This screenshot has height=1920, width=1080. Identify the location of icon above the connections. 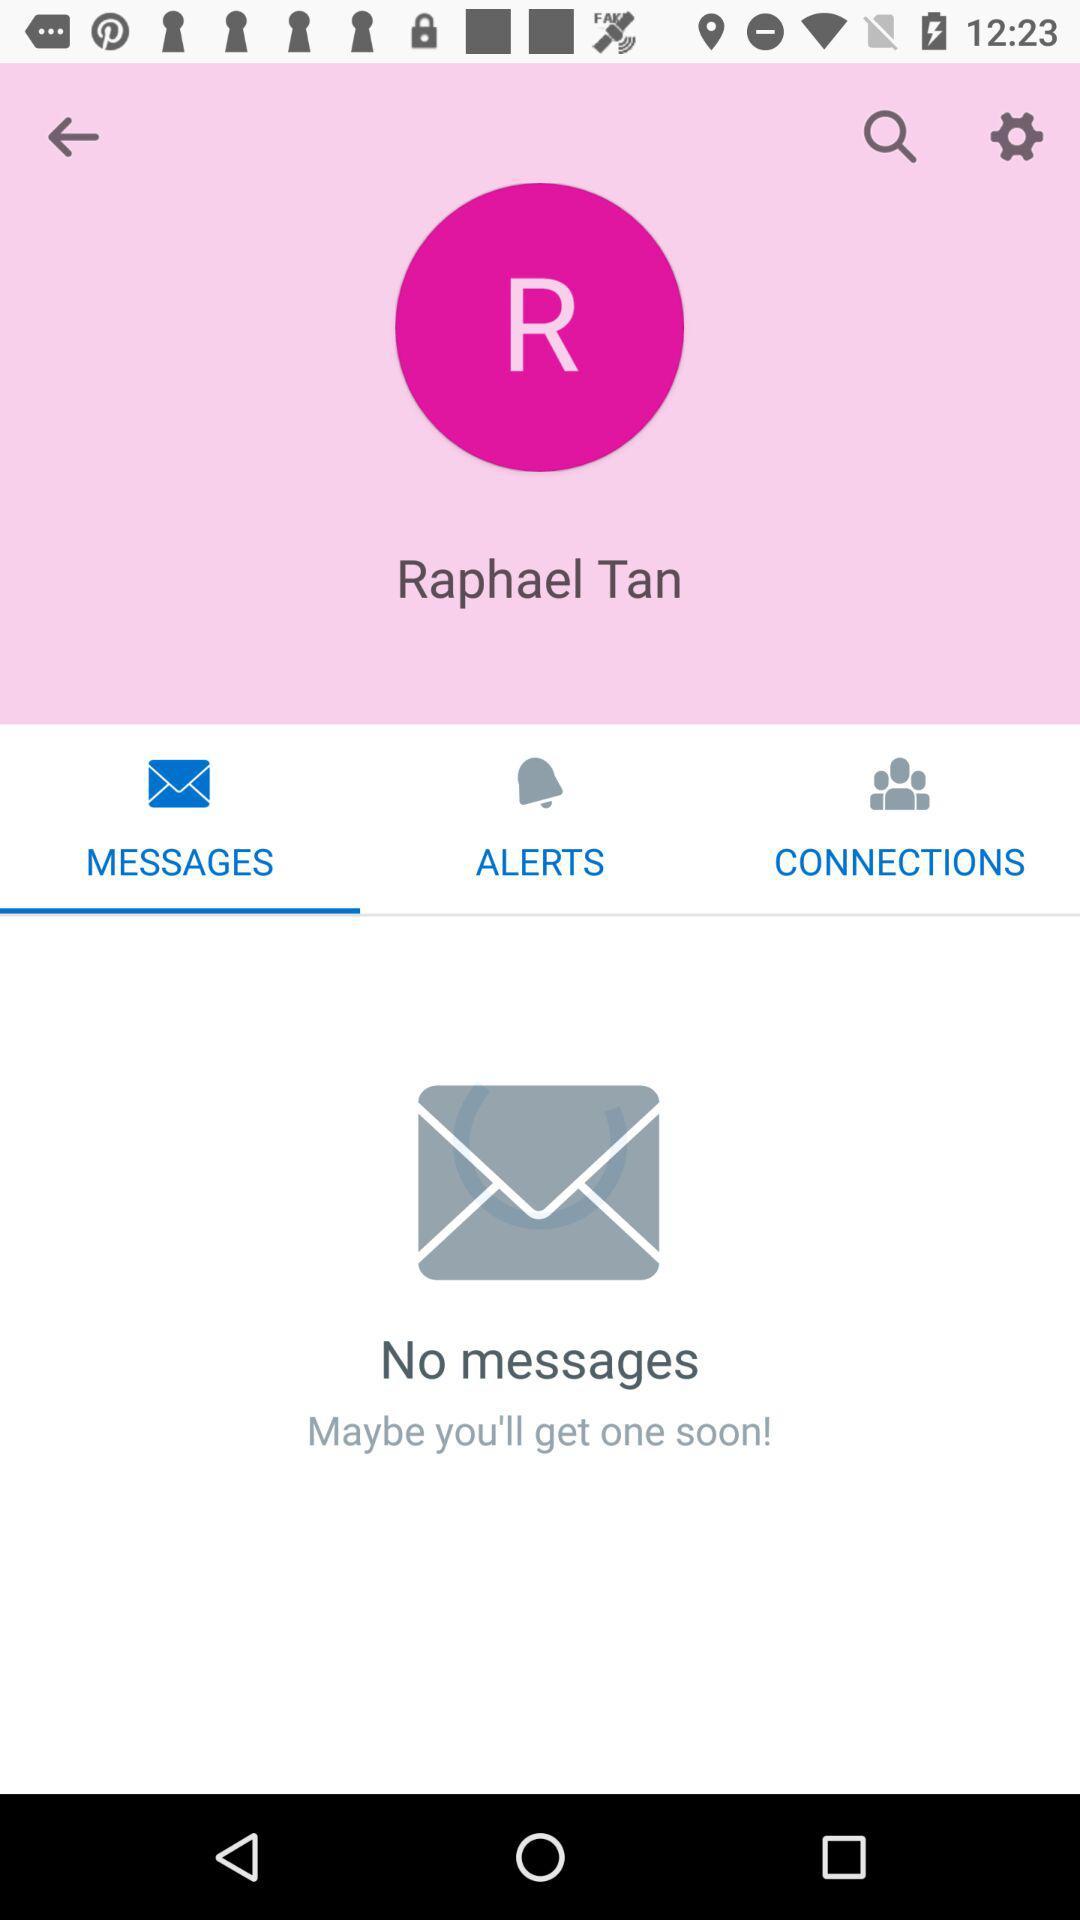
(1017, 135).